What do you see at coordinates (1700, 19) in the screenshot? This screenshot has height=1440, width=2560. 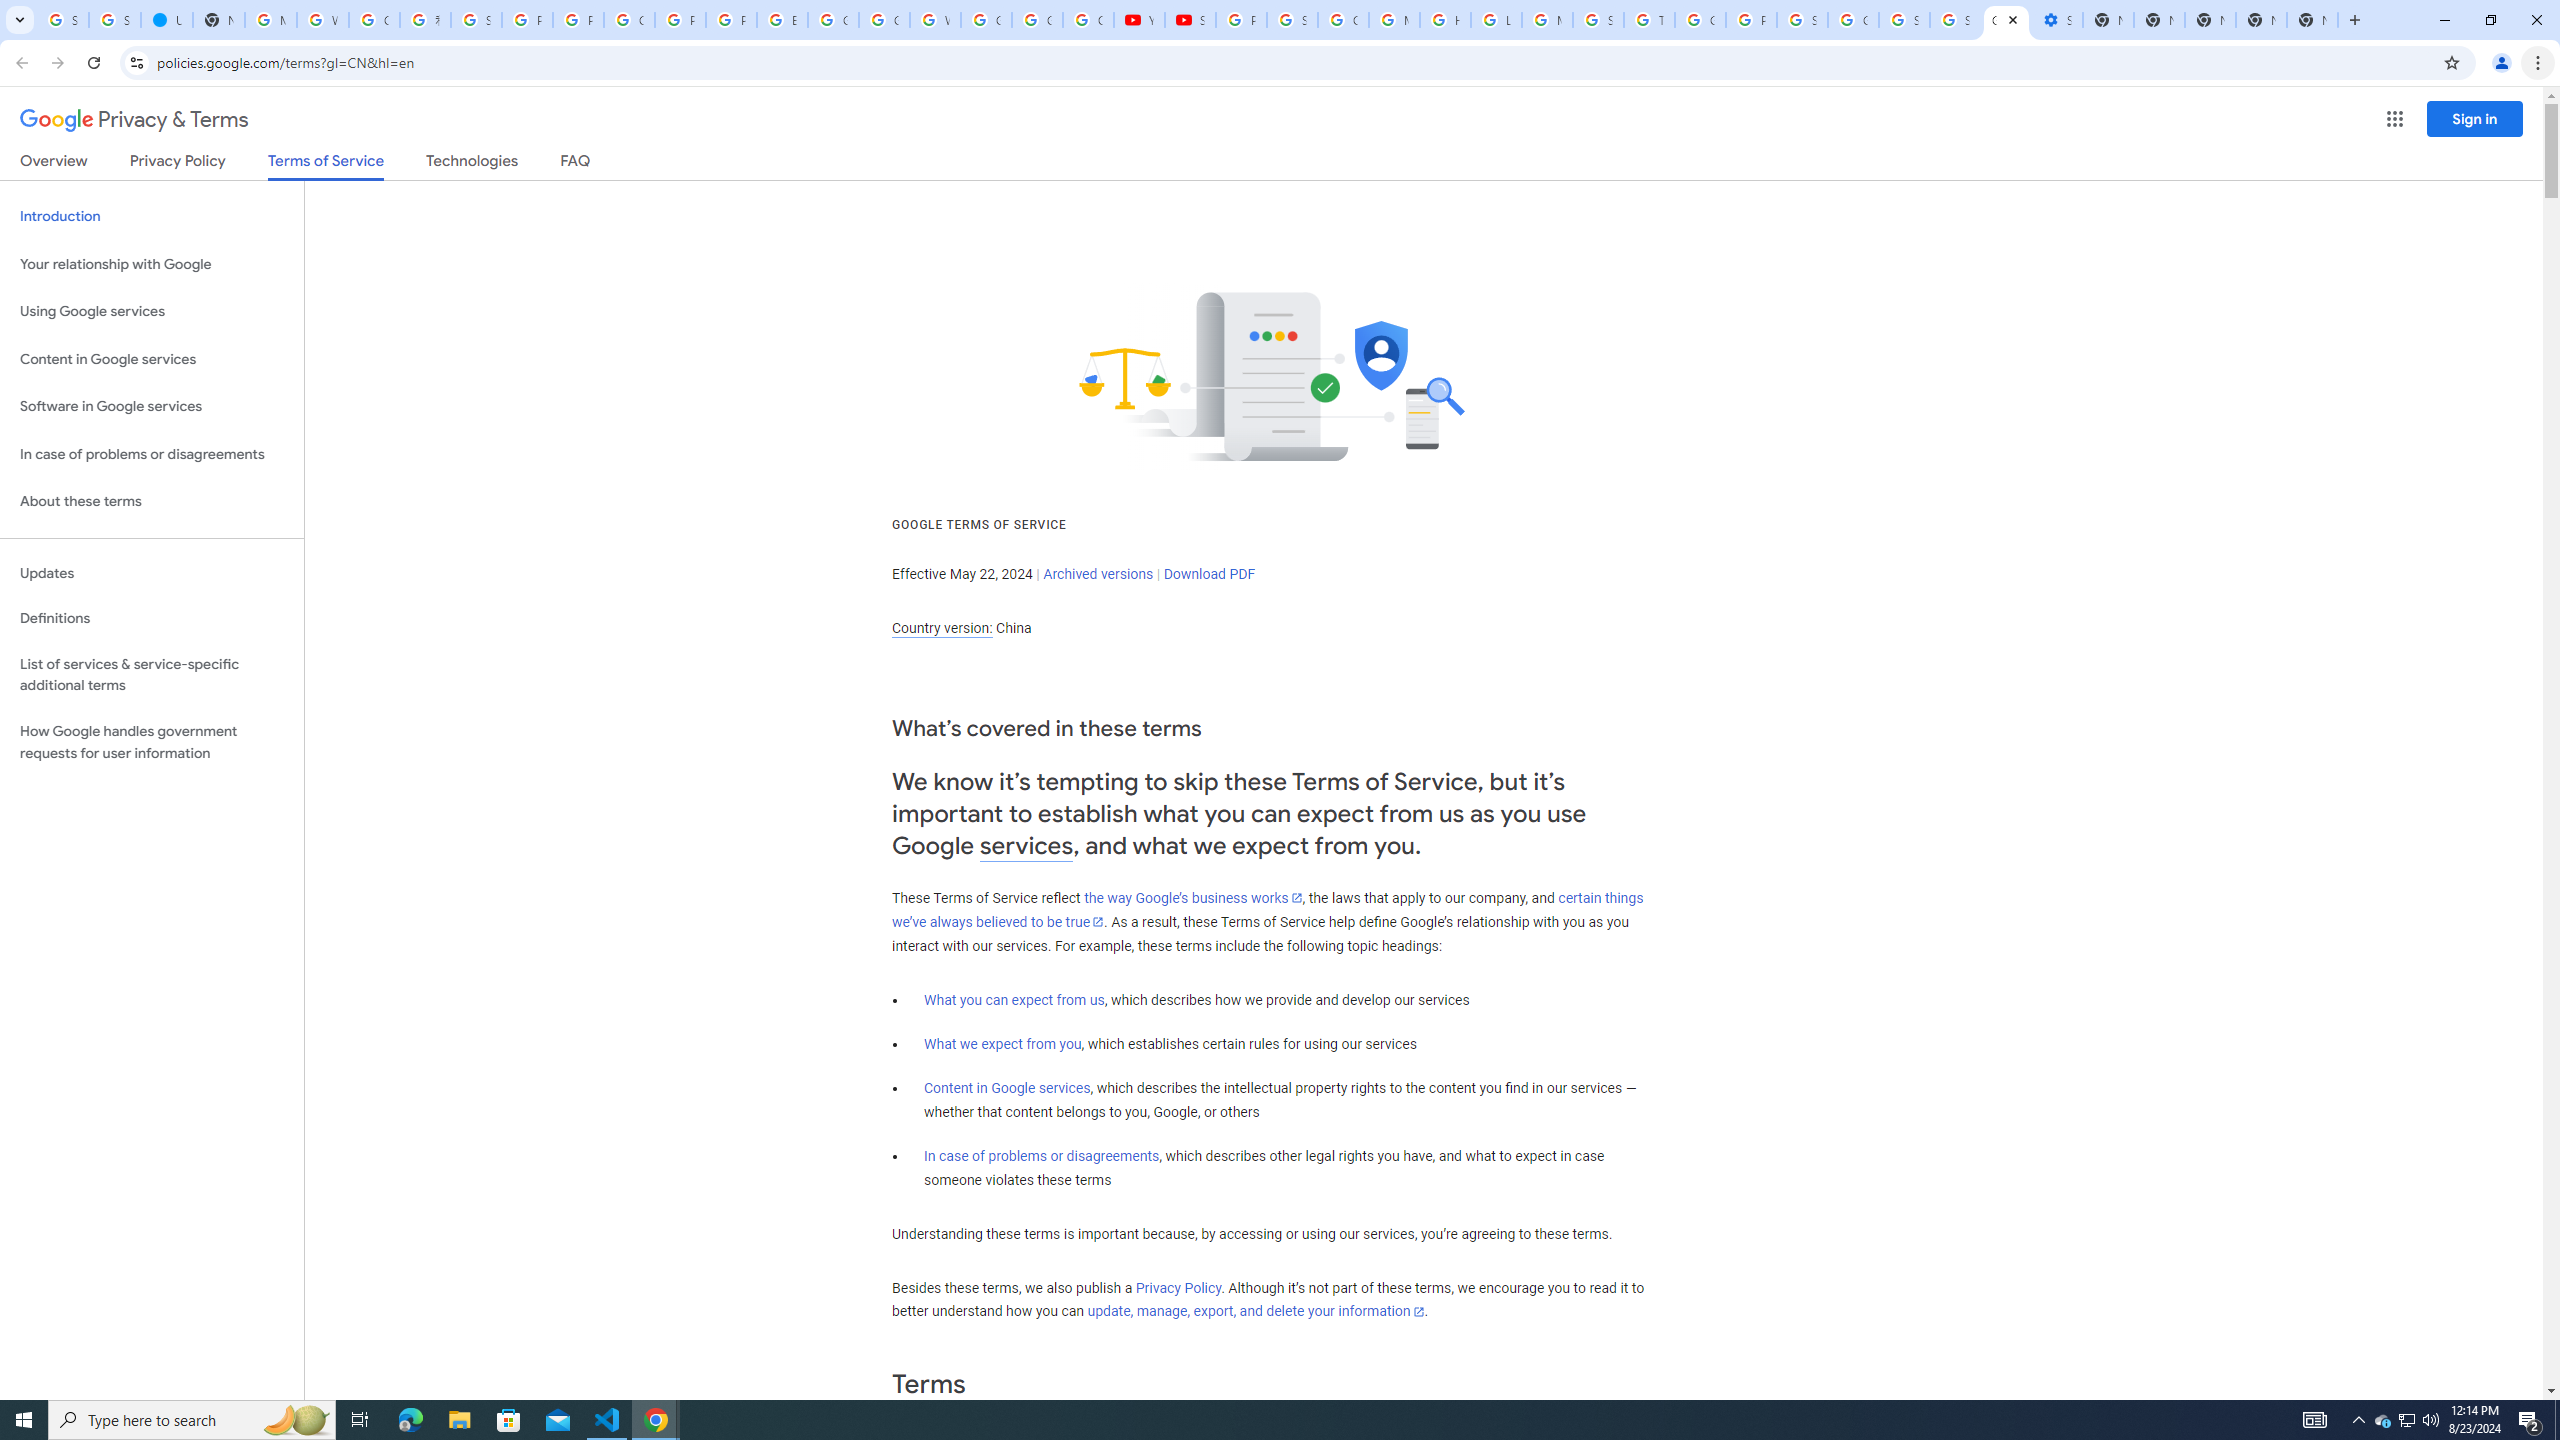 I see `'Google Ads - Sign in'` at bounding box center [1700, 19].